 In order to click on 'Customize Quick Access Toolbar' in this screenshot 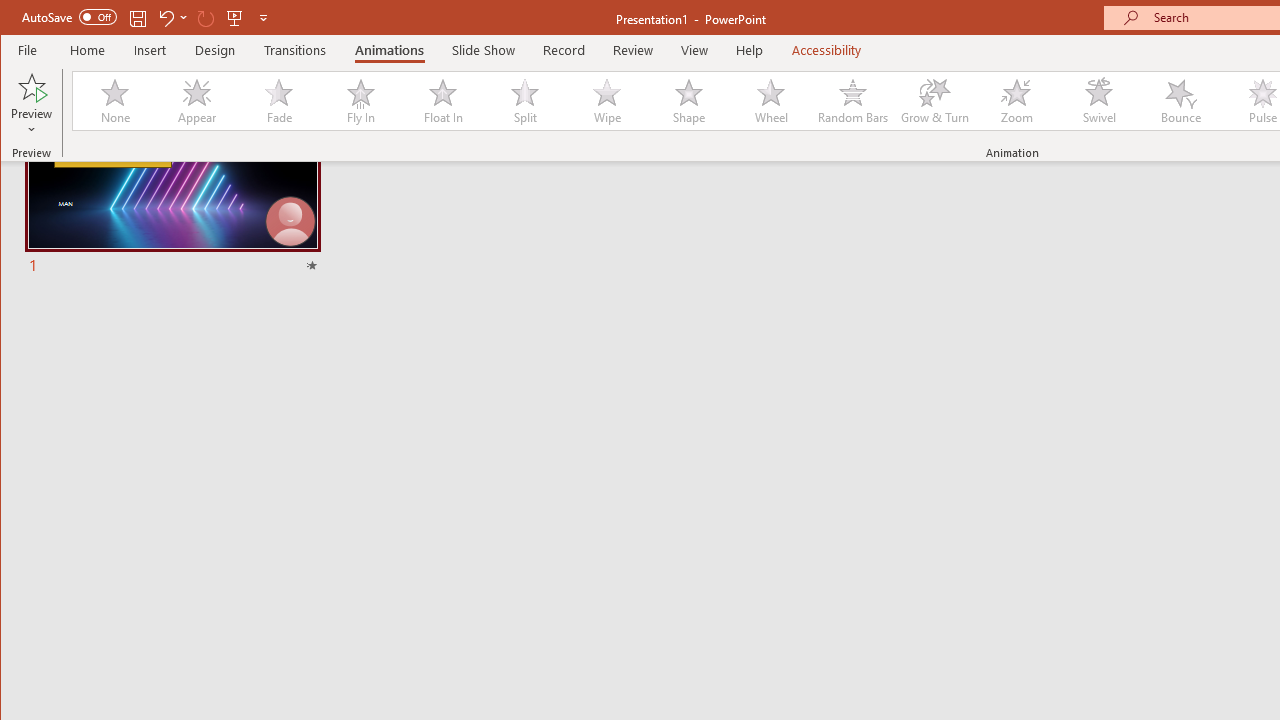, I will do `click(262, 17)`.